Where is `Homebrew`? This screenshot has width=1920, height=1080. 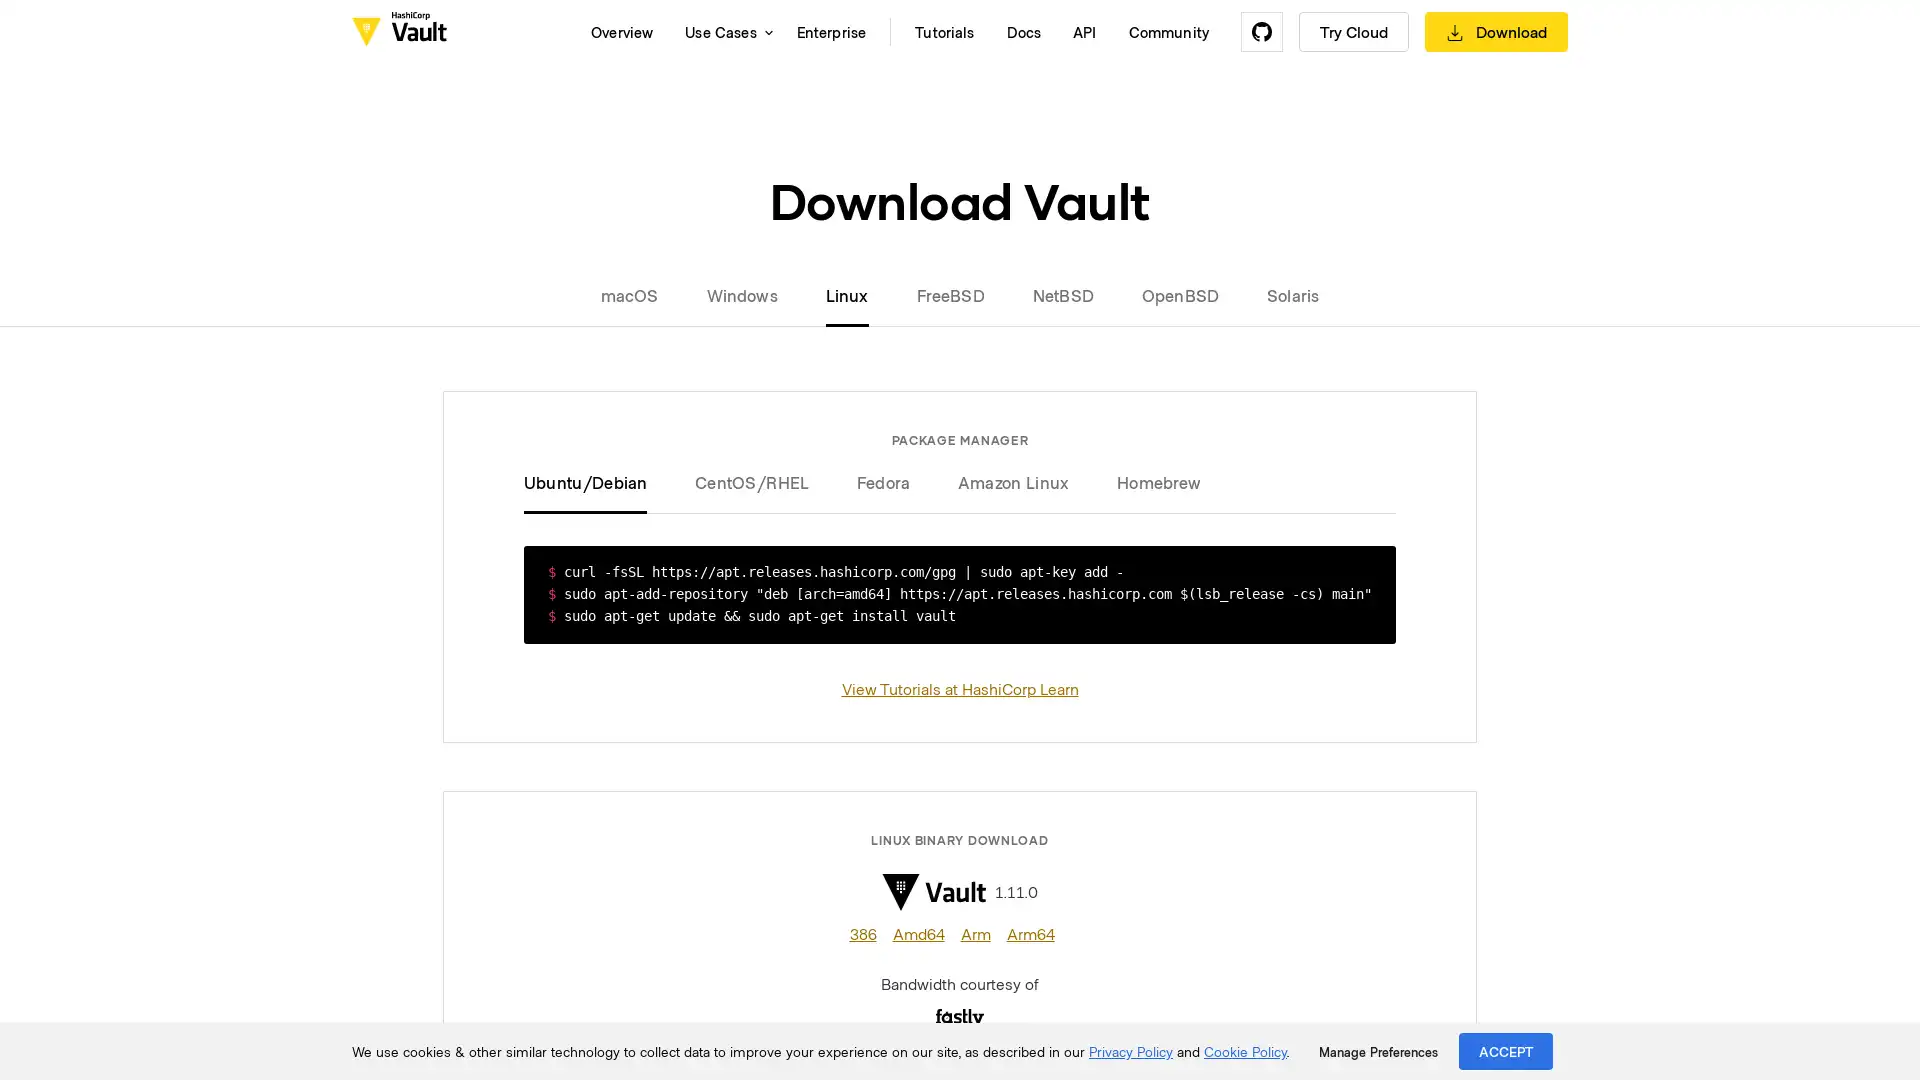 Homebrew is located at coordinates (1147, 482).